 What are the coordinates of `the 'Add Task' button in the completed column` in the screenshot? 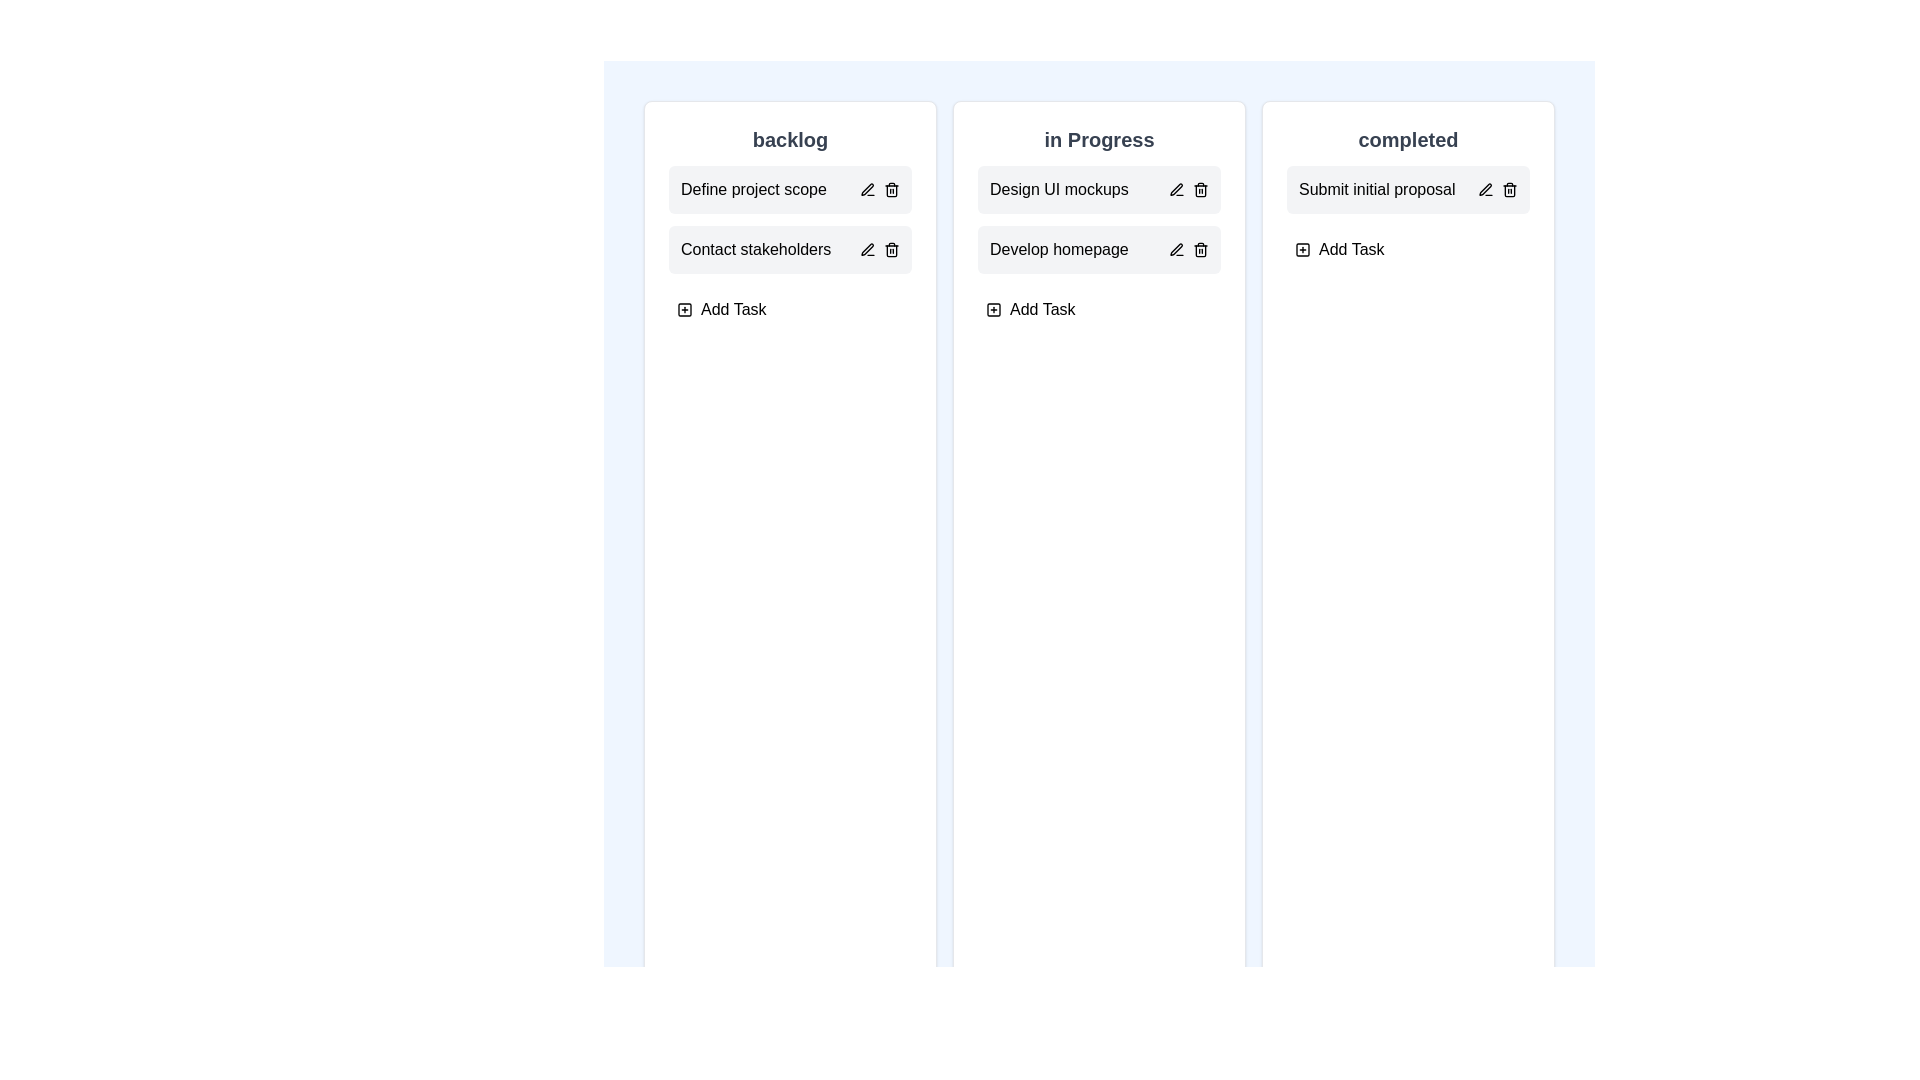 It's located at (1339, 249).